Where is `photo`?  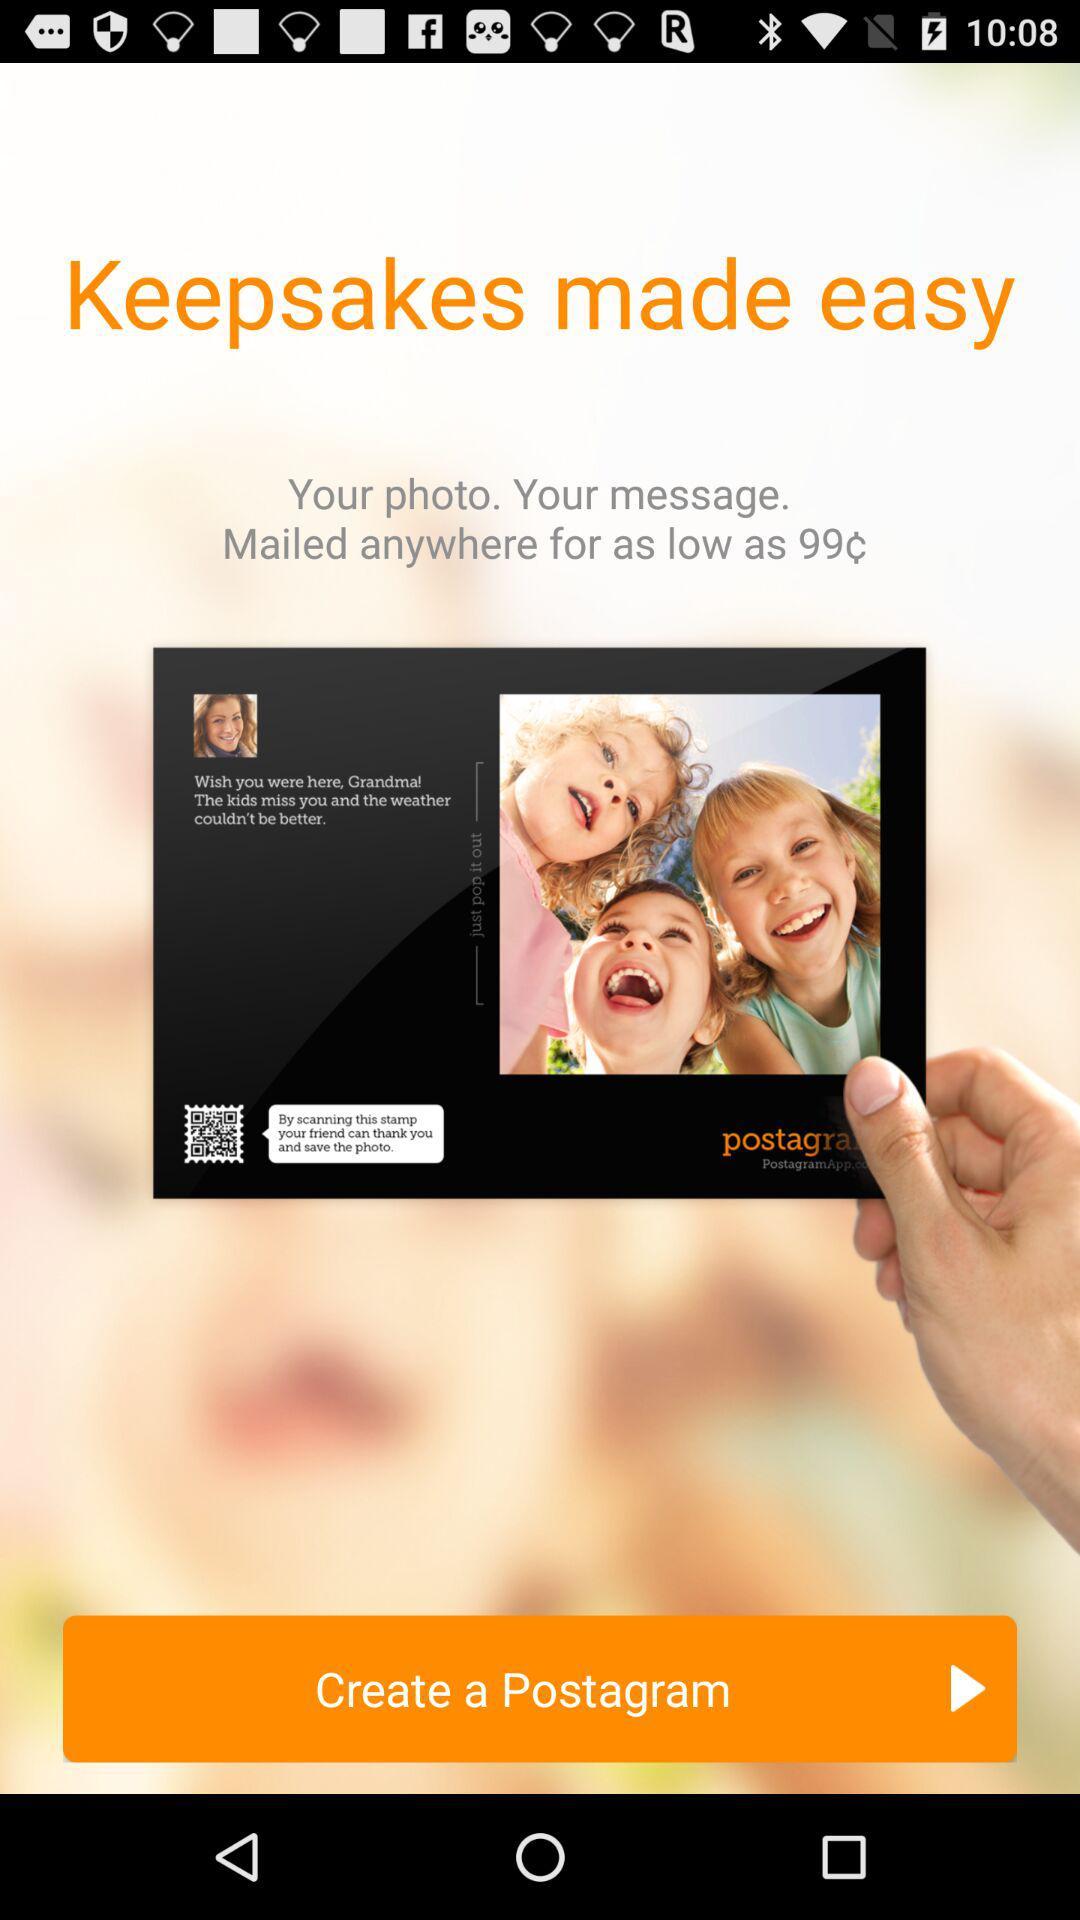 photo is located at coordinates (540, 1107).